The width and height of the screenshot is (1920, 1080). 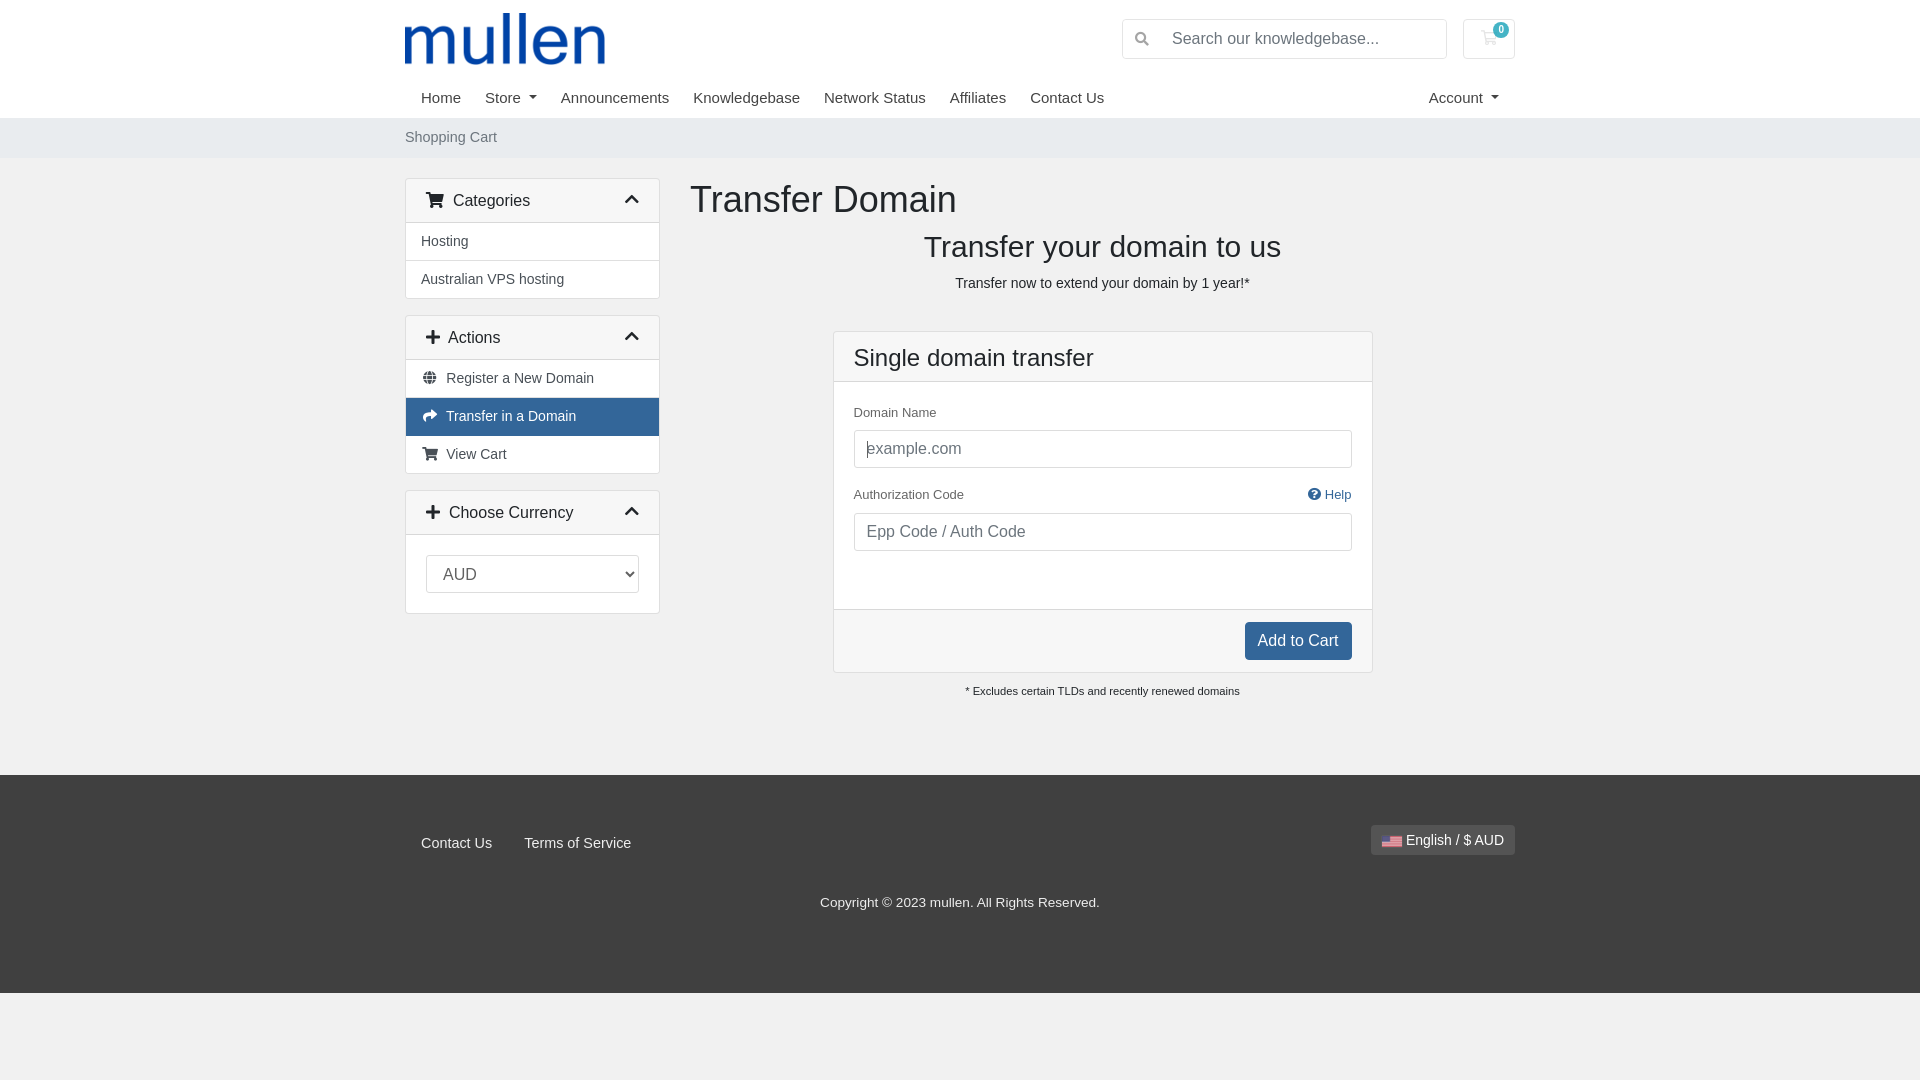 I want to click on 'Account', so click(x=1464, y=97).